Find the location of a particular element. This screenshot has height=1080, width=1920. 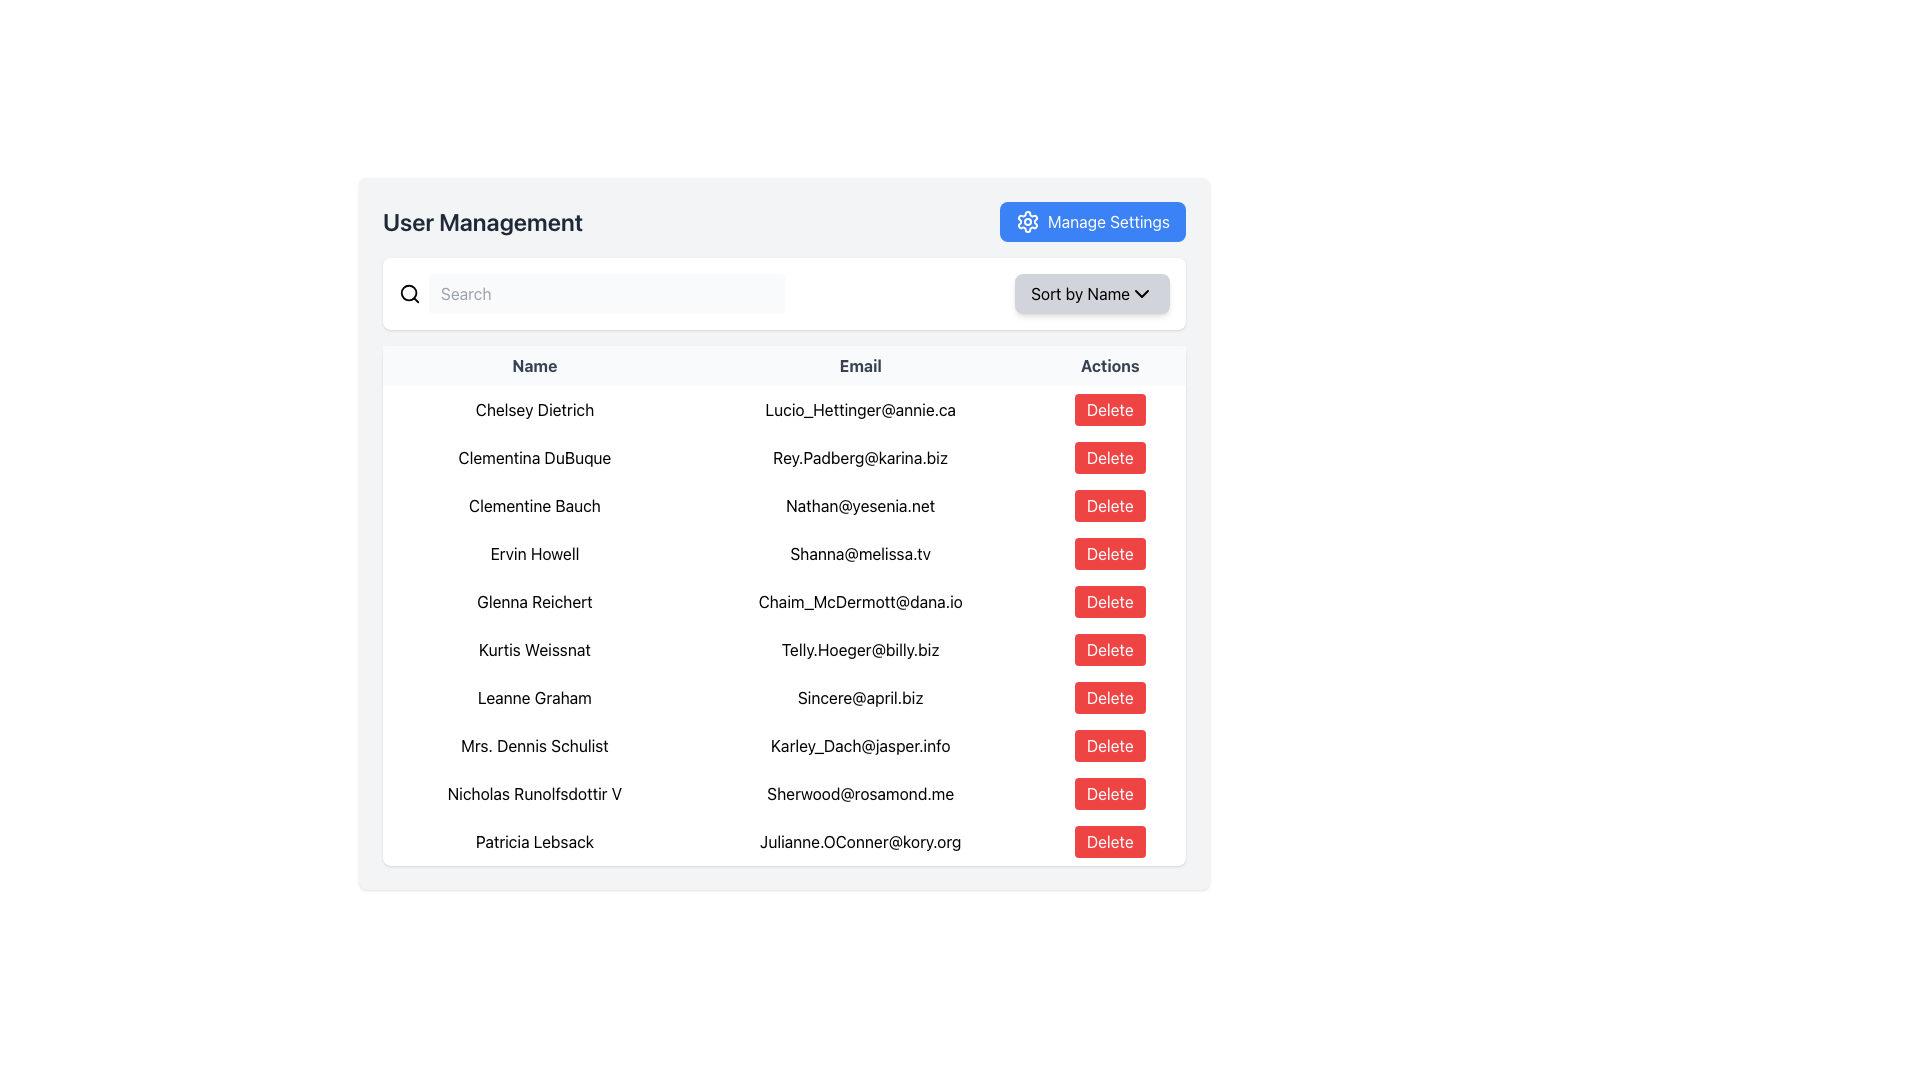

the Text label in the third row of the 'Name' column, which describes a user adjacent to the email 'Nathan@yesenia.net' is located at coordinates (534, 504).